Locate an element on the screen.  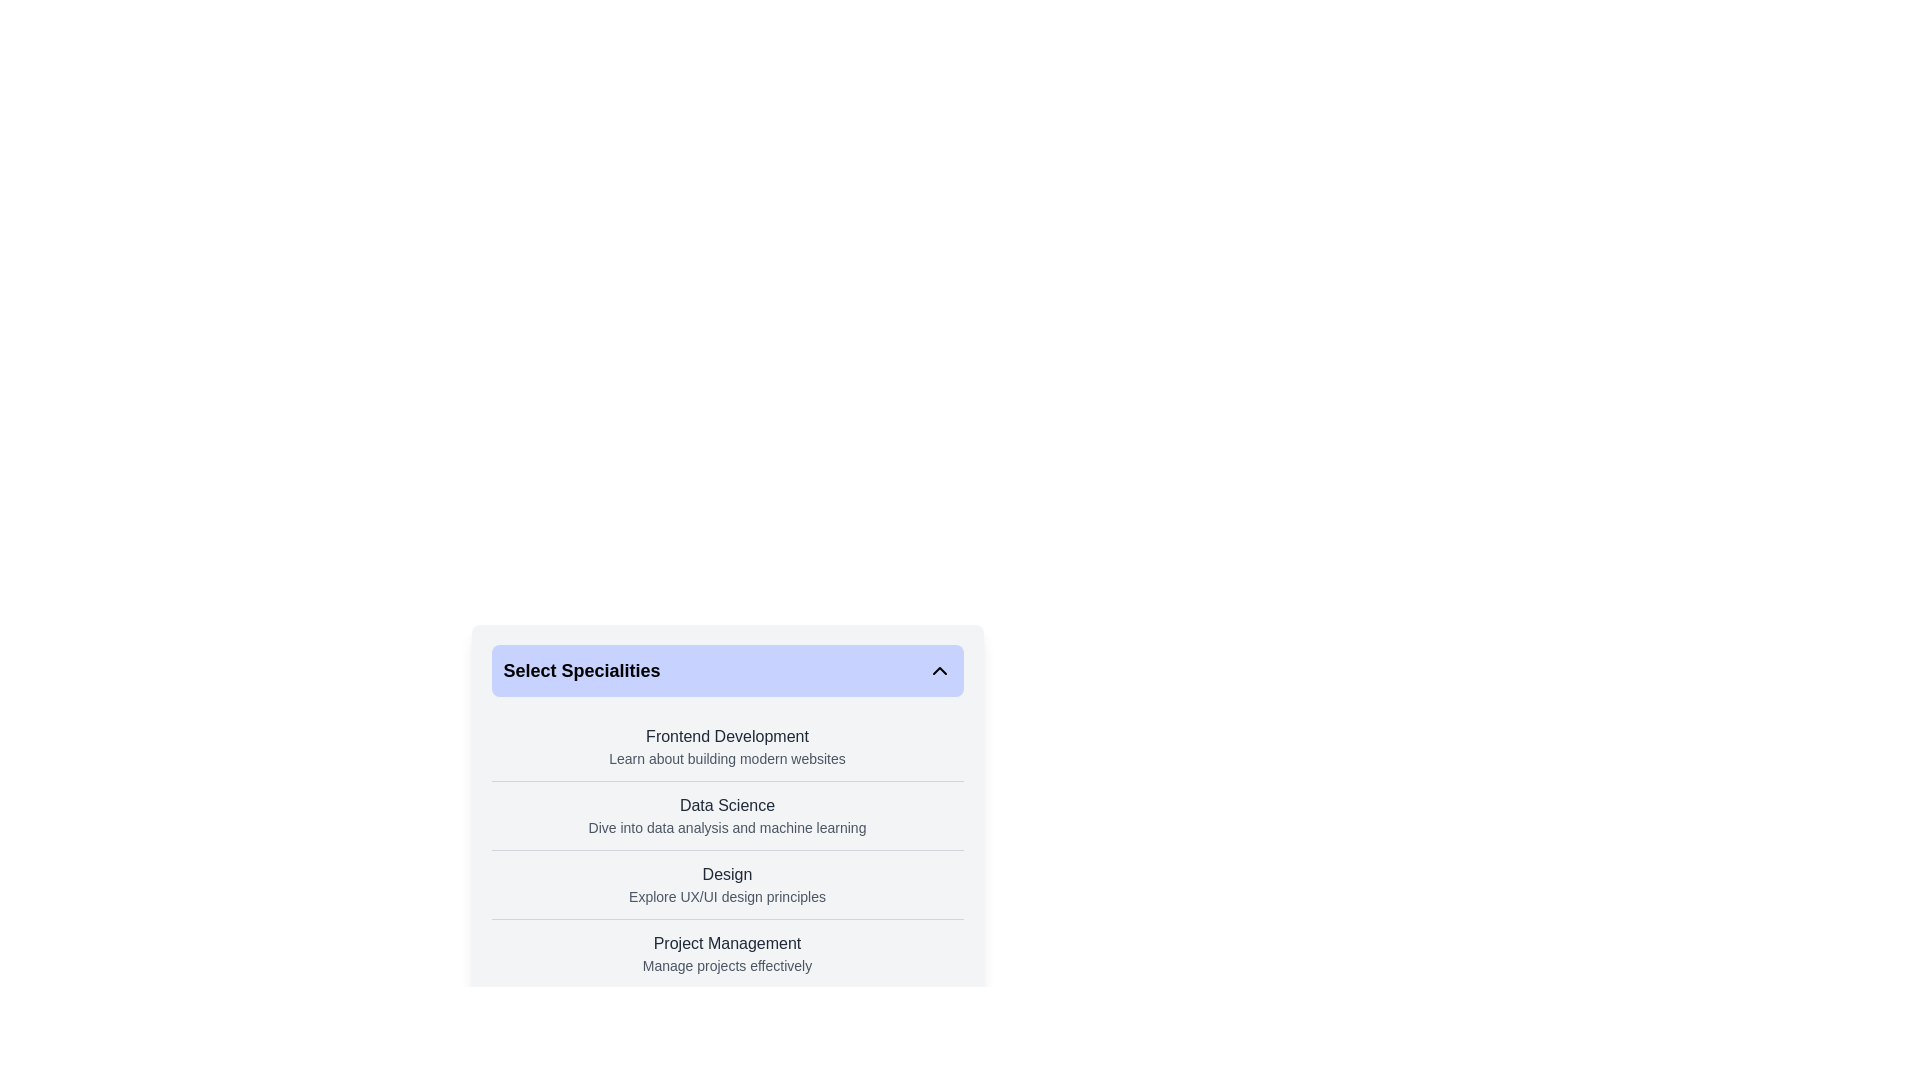
the 'Design' selectable menu option, which displays 'Design' in medium dark grey font and 'Explore UX/UI design principles' in lighter grey font, located in the dropdown menu titled 'Select Specialities' is located at coordinates (726, 883).